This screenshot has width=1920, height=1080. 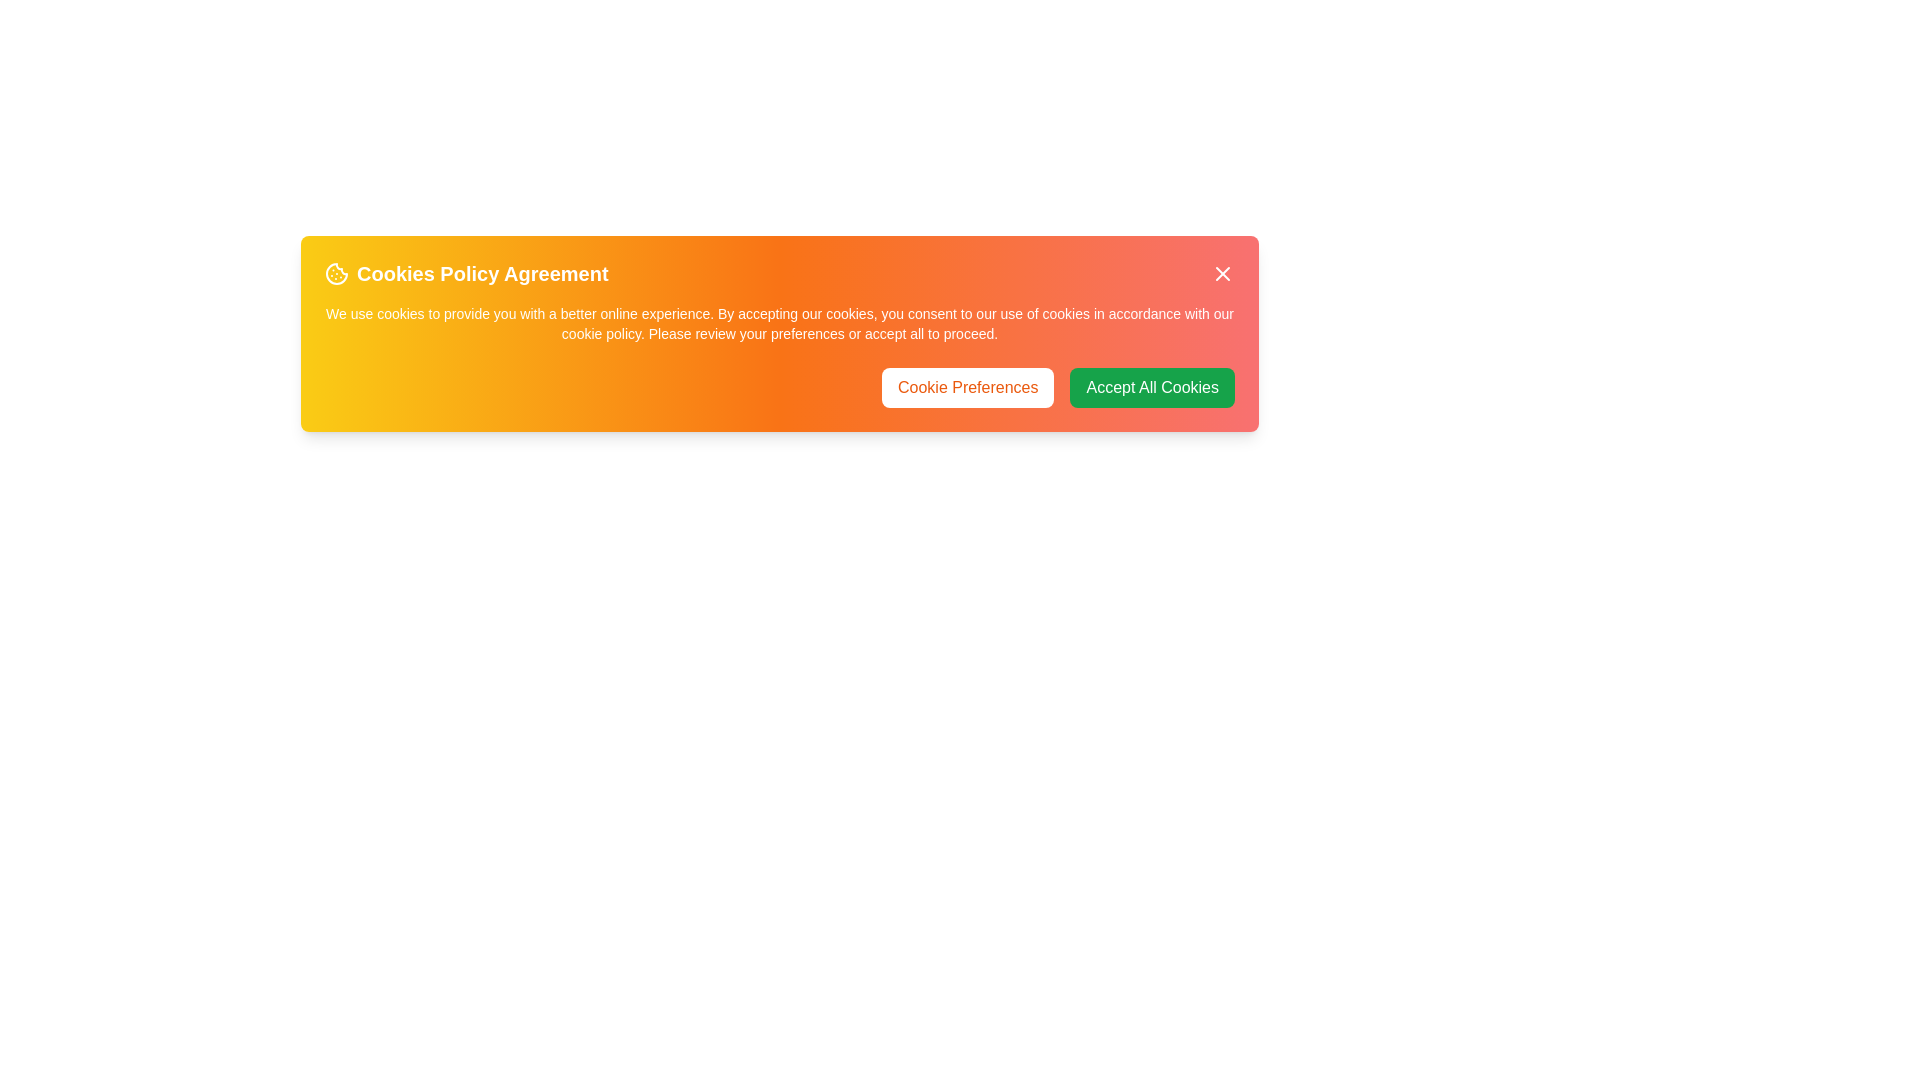 I want to click on text from the paragraph styled in white color about cookie usage policies, positioned centrally below the heading 'Cookies Policy Agreement', so click(x=778, y=323).